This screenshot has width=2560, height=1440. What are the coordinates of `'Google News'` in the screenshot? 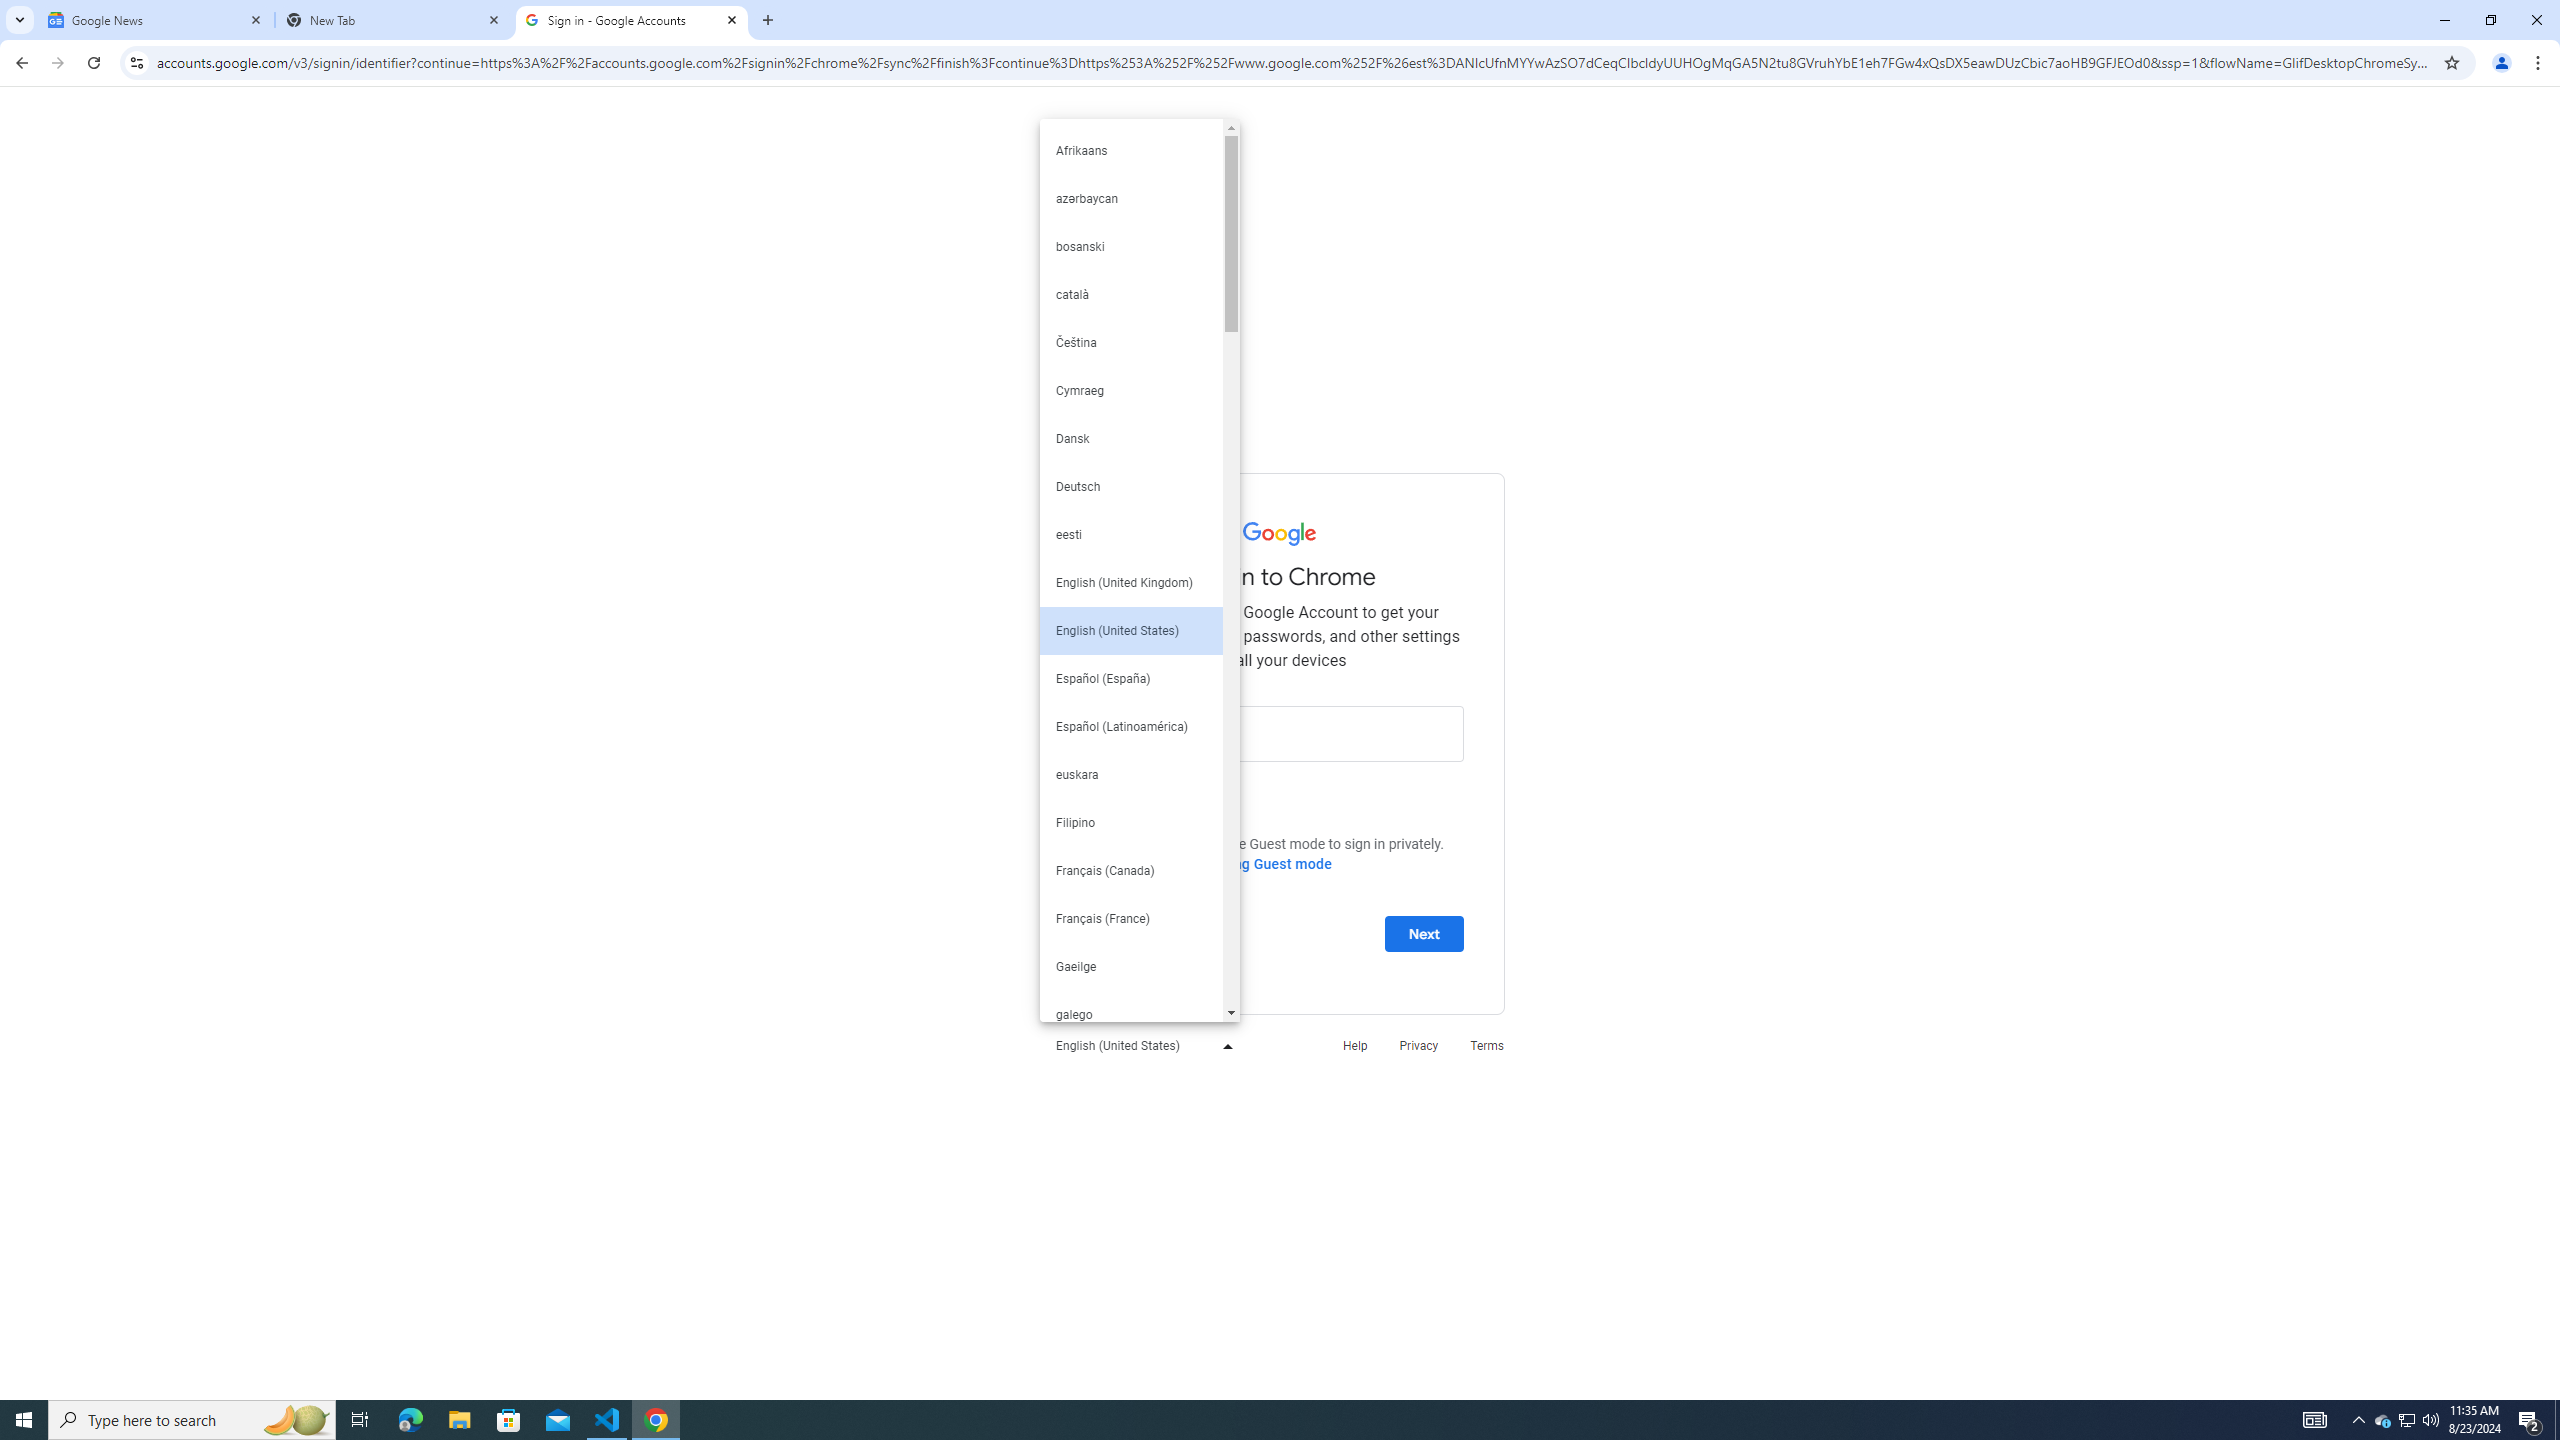 It's located at (155, 19).